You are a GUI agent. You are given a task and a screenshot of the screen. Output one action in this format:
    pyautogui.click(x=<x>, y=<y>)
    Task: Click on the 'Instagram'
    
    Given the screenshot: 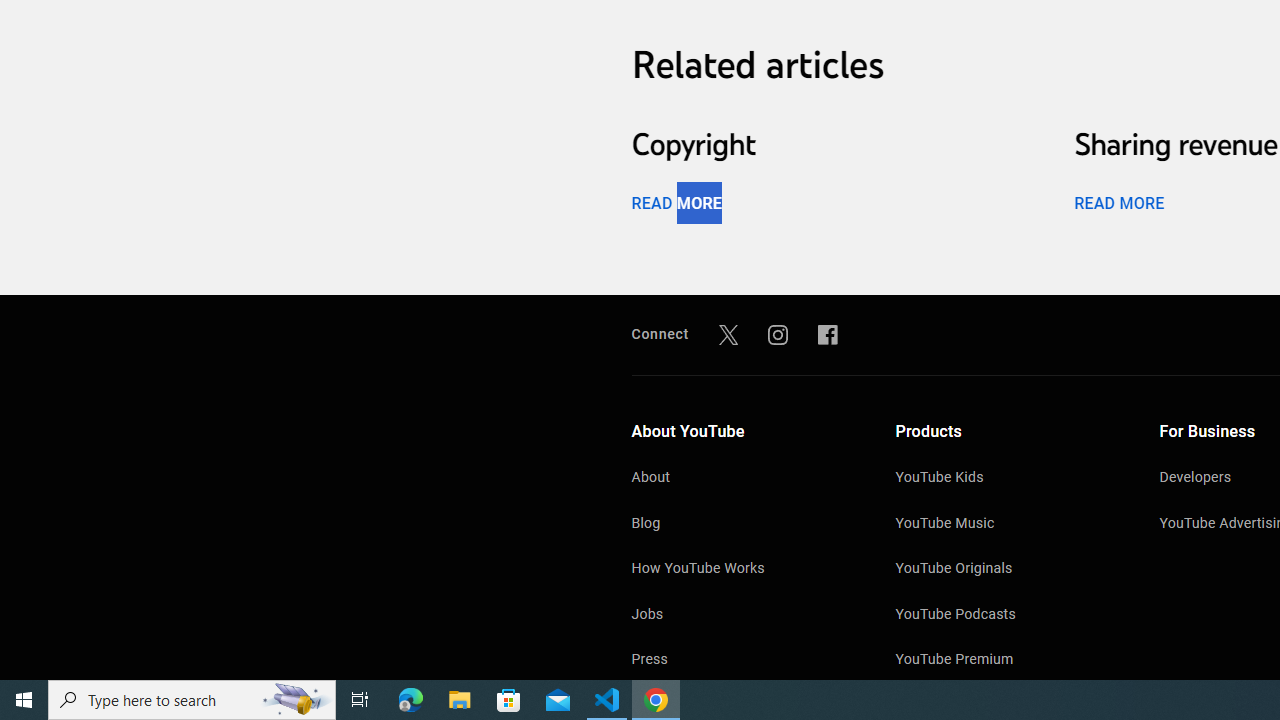 What is the action you would take?
    pyautogui.click(x=777, y=333)
    